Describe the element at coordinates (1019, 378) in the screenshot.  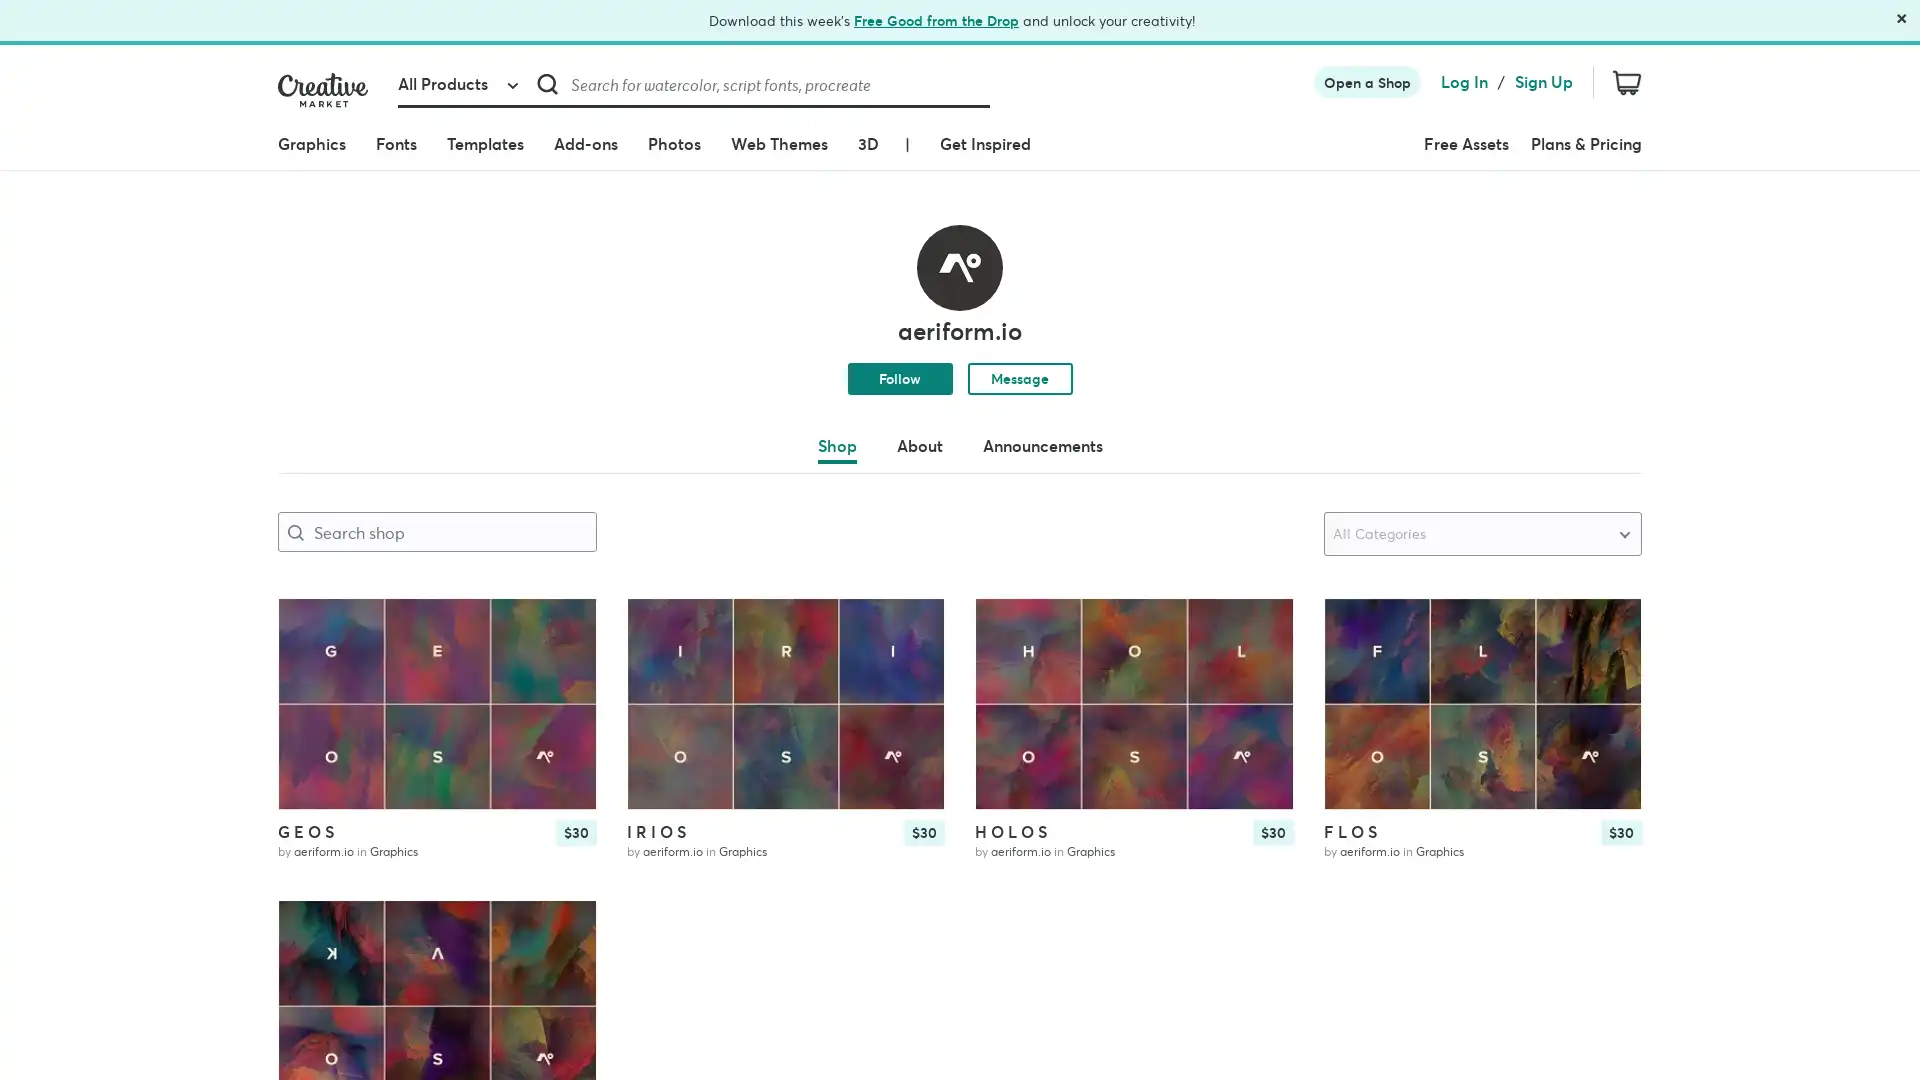
I see `Message` at that location.